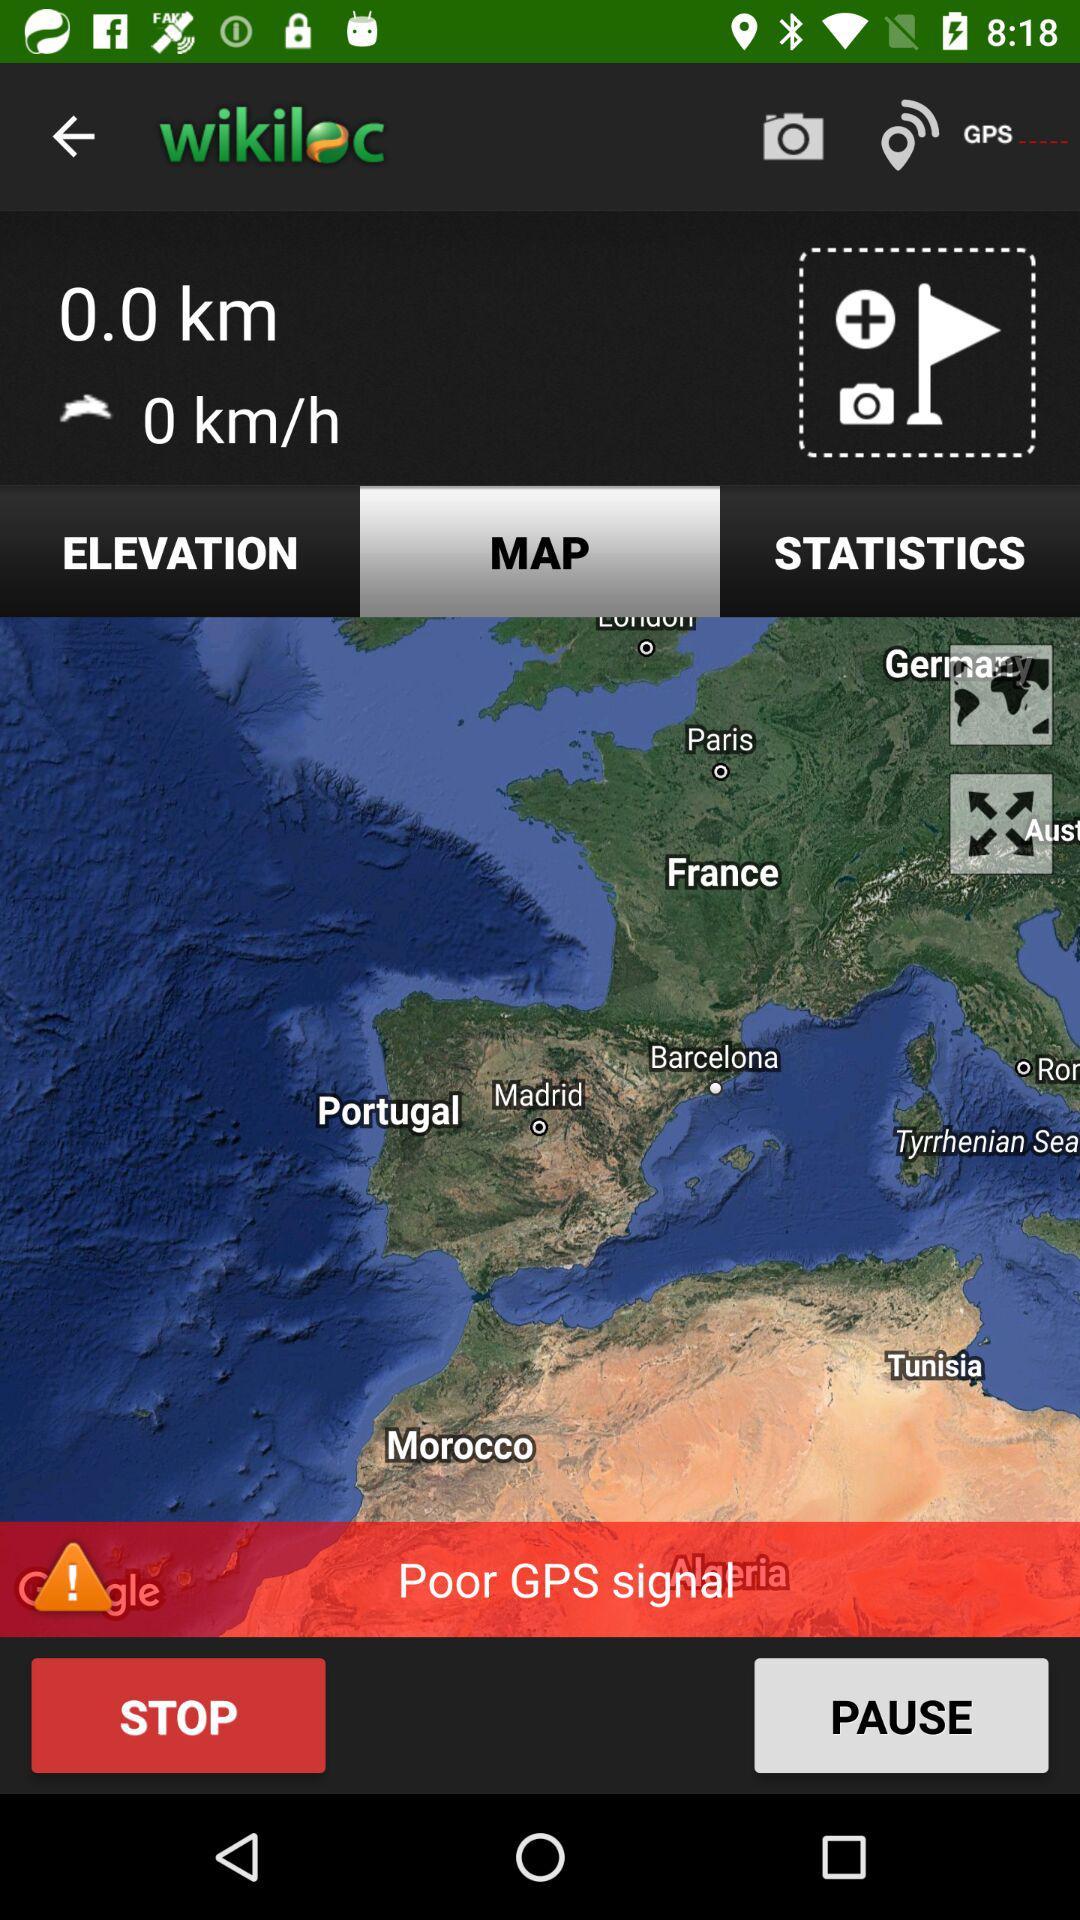 Image resolution: width=1080 pixels, height=1920 pixels. I want to click on icon above stop, so click(540, 1127).